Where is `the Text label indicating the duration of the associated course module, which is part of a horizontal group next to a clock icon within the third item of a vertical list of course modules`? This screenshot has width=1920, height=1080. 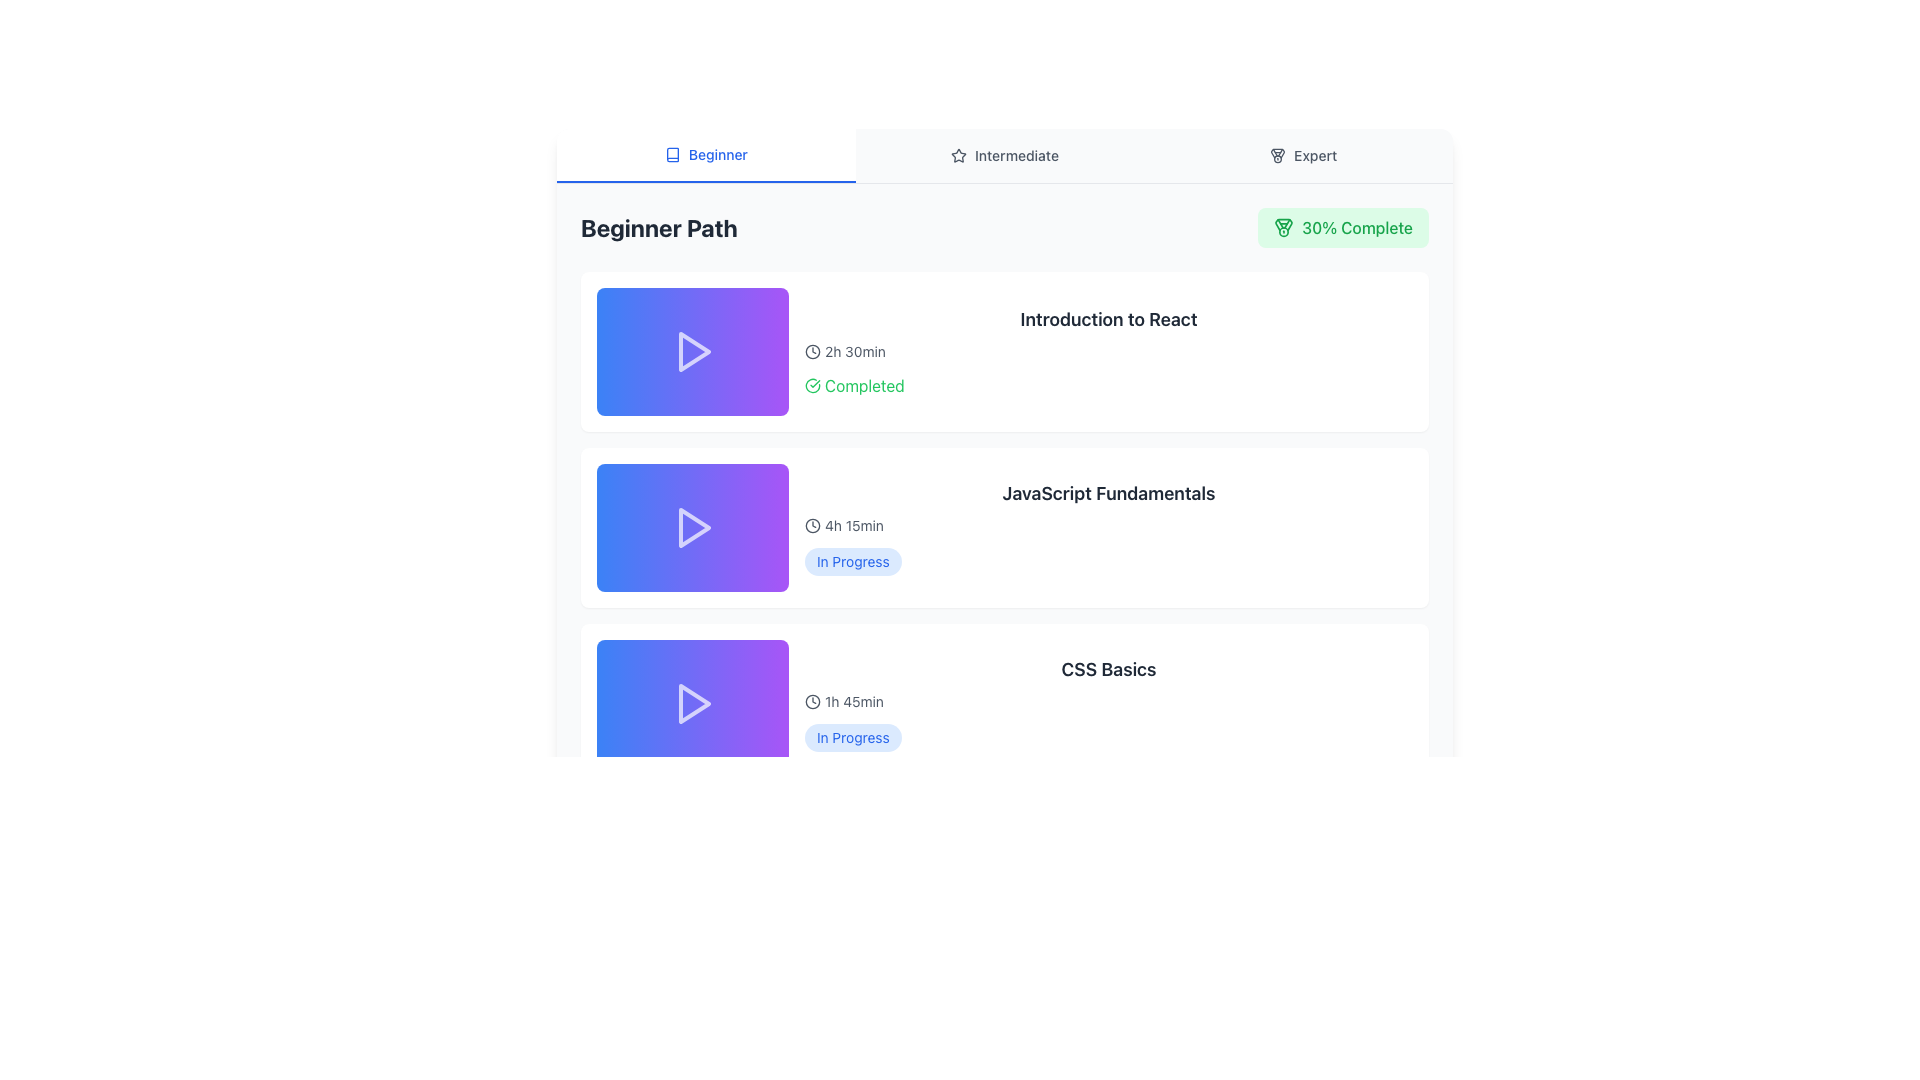
the Text label indicating the duration of the associated course module, which is part of a horizontal group next to a clock icon within the third item of a vertical list of course modules is located at coordinates (854, 701).